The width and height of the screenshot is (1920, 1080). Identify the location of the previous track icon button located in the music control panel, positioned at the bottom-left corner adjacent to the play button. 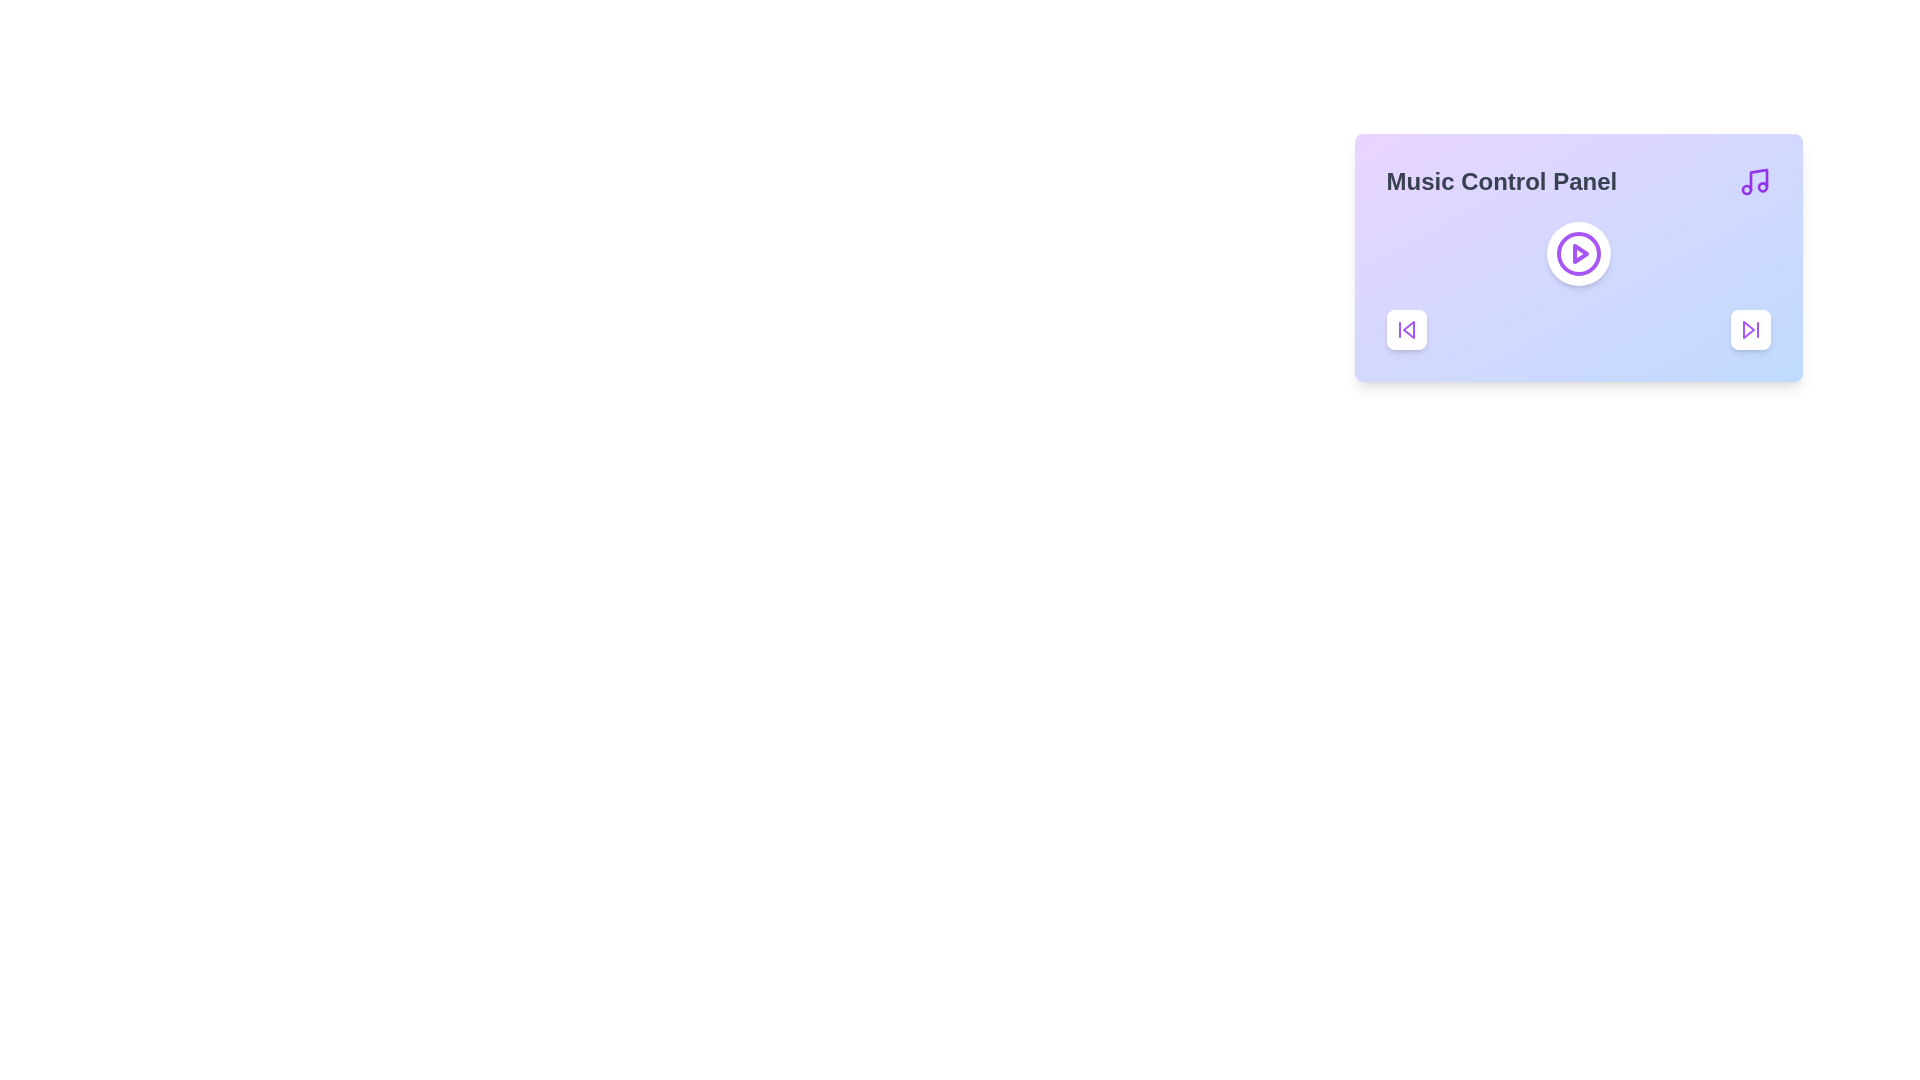
(1405, 329).